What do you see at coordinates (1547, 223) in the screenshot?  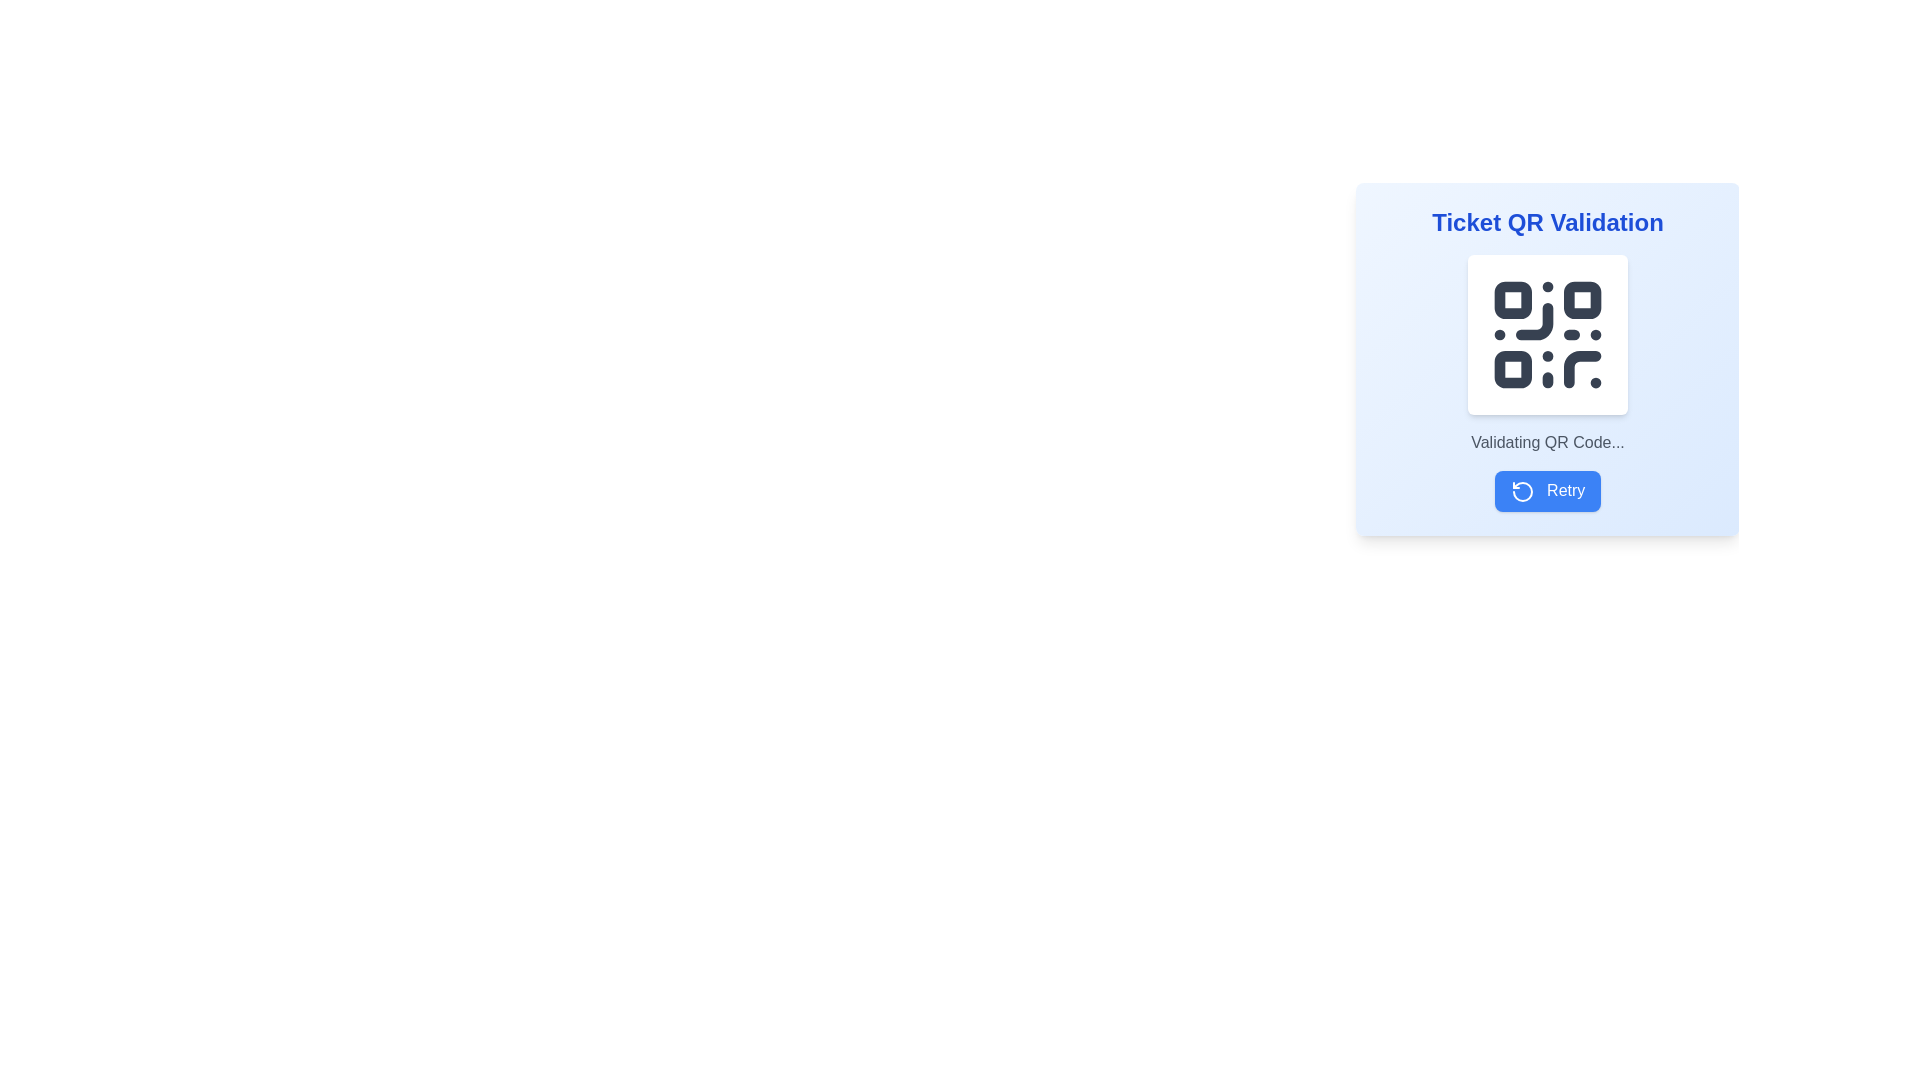 I see `the text label 'Ticket QR Validation' that is prominently displayed in blue color, styled in a bold and large font, and located at the top of a card-like component` at bounding box center [1547, 223].